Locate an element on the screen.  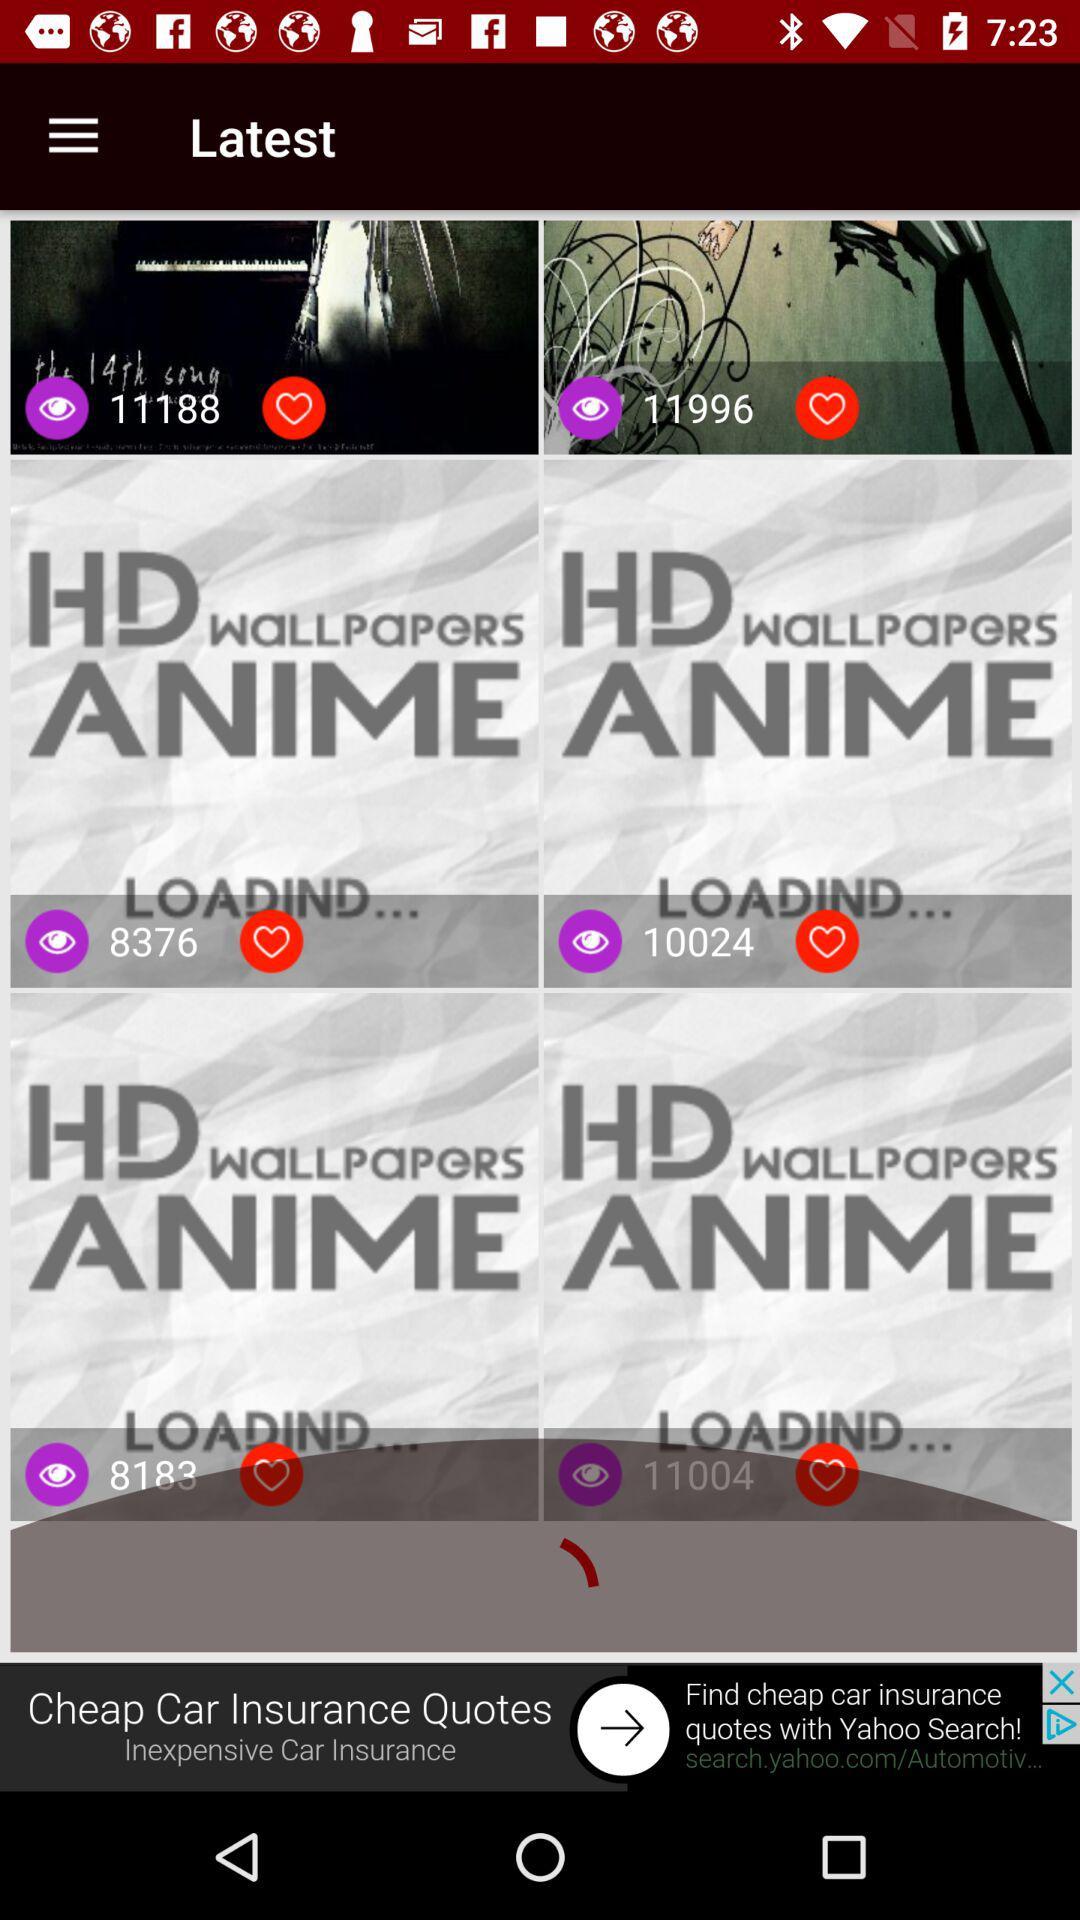
like buttons is located at coordinates (293, 407).